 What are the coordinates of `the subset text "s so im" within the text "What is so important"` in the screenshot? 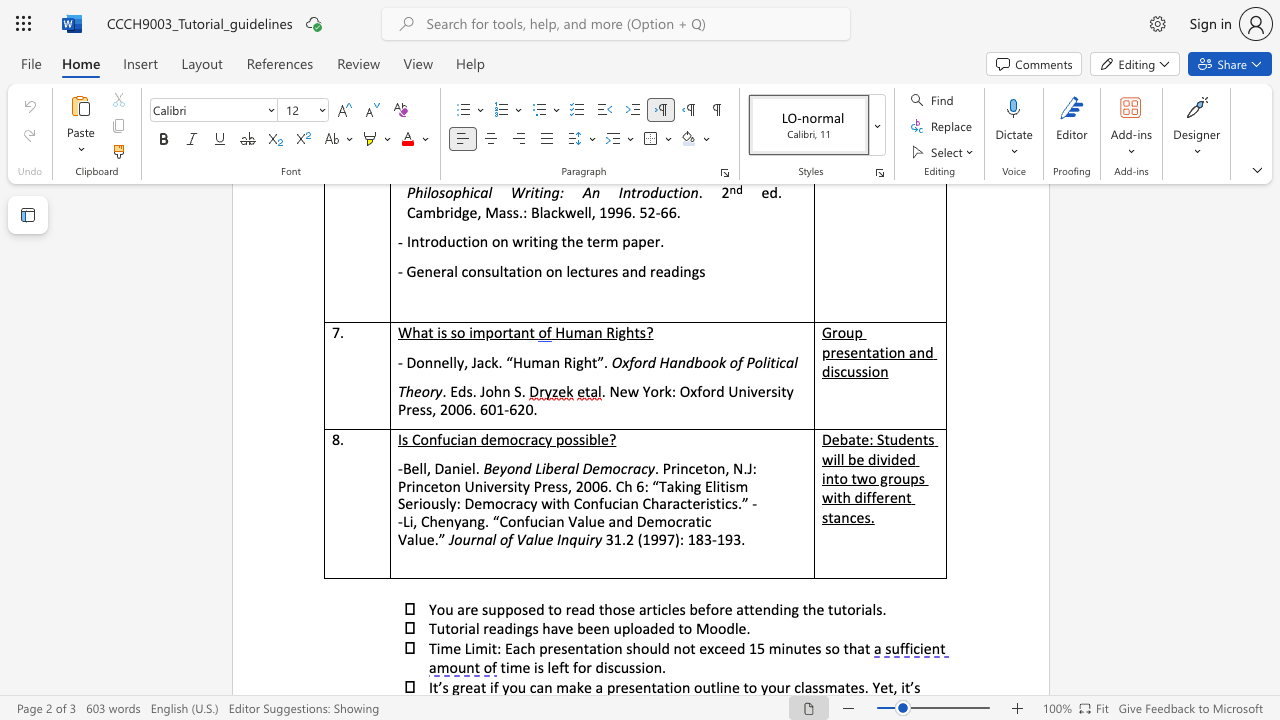 It's located at (439, 331).